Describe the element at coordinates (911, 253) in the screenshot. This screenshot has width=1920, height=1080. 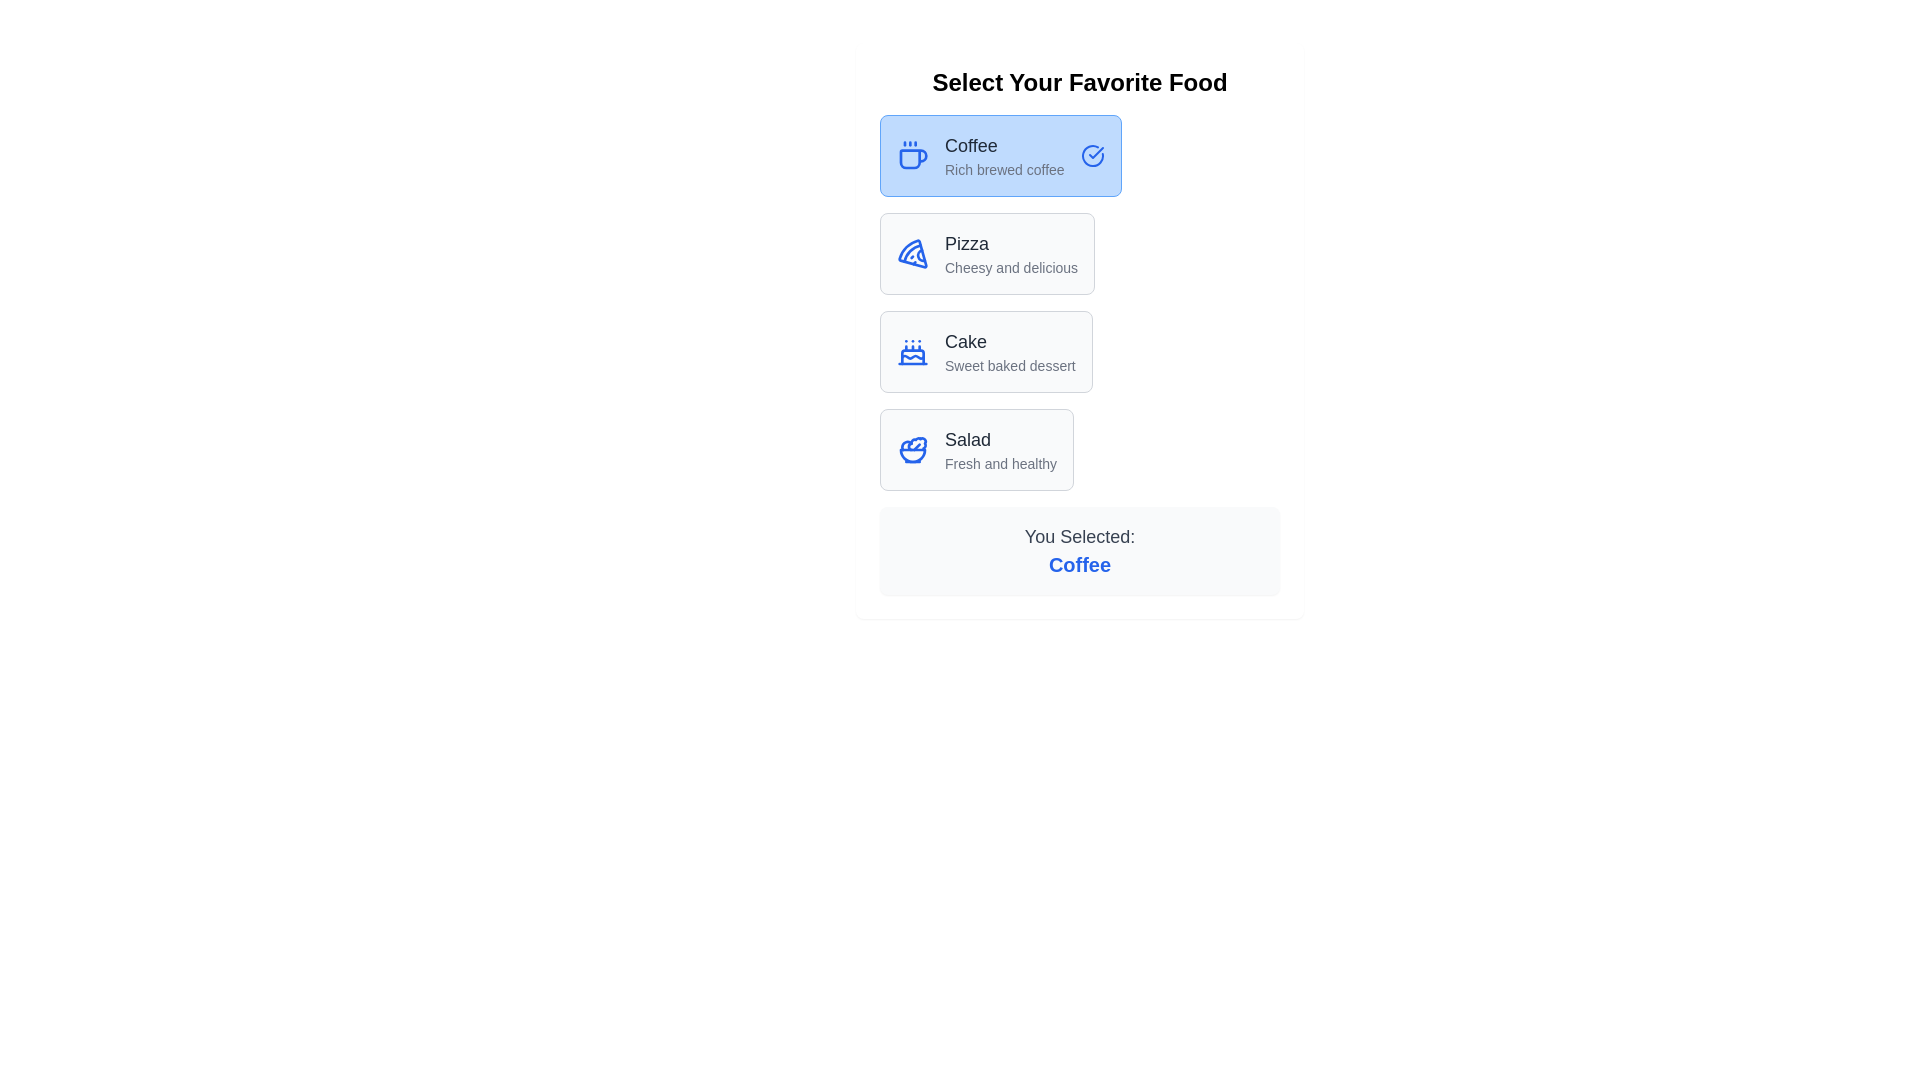
I see `the 'Pizza' option icon in the selection interface, which visually indicates the 'Pizza' choice and is positioned second in the list of options` at that location.